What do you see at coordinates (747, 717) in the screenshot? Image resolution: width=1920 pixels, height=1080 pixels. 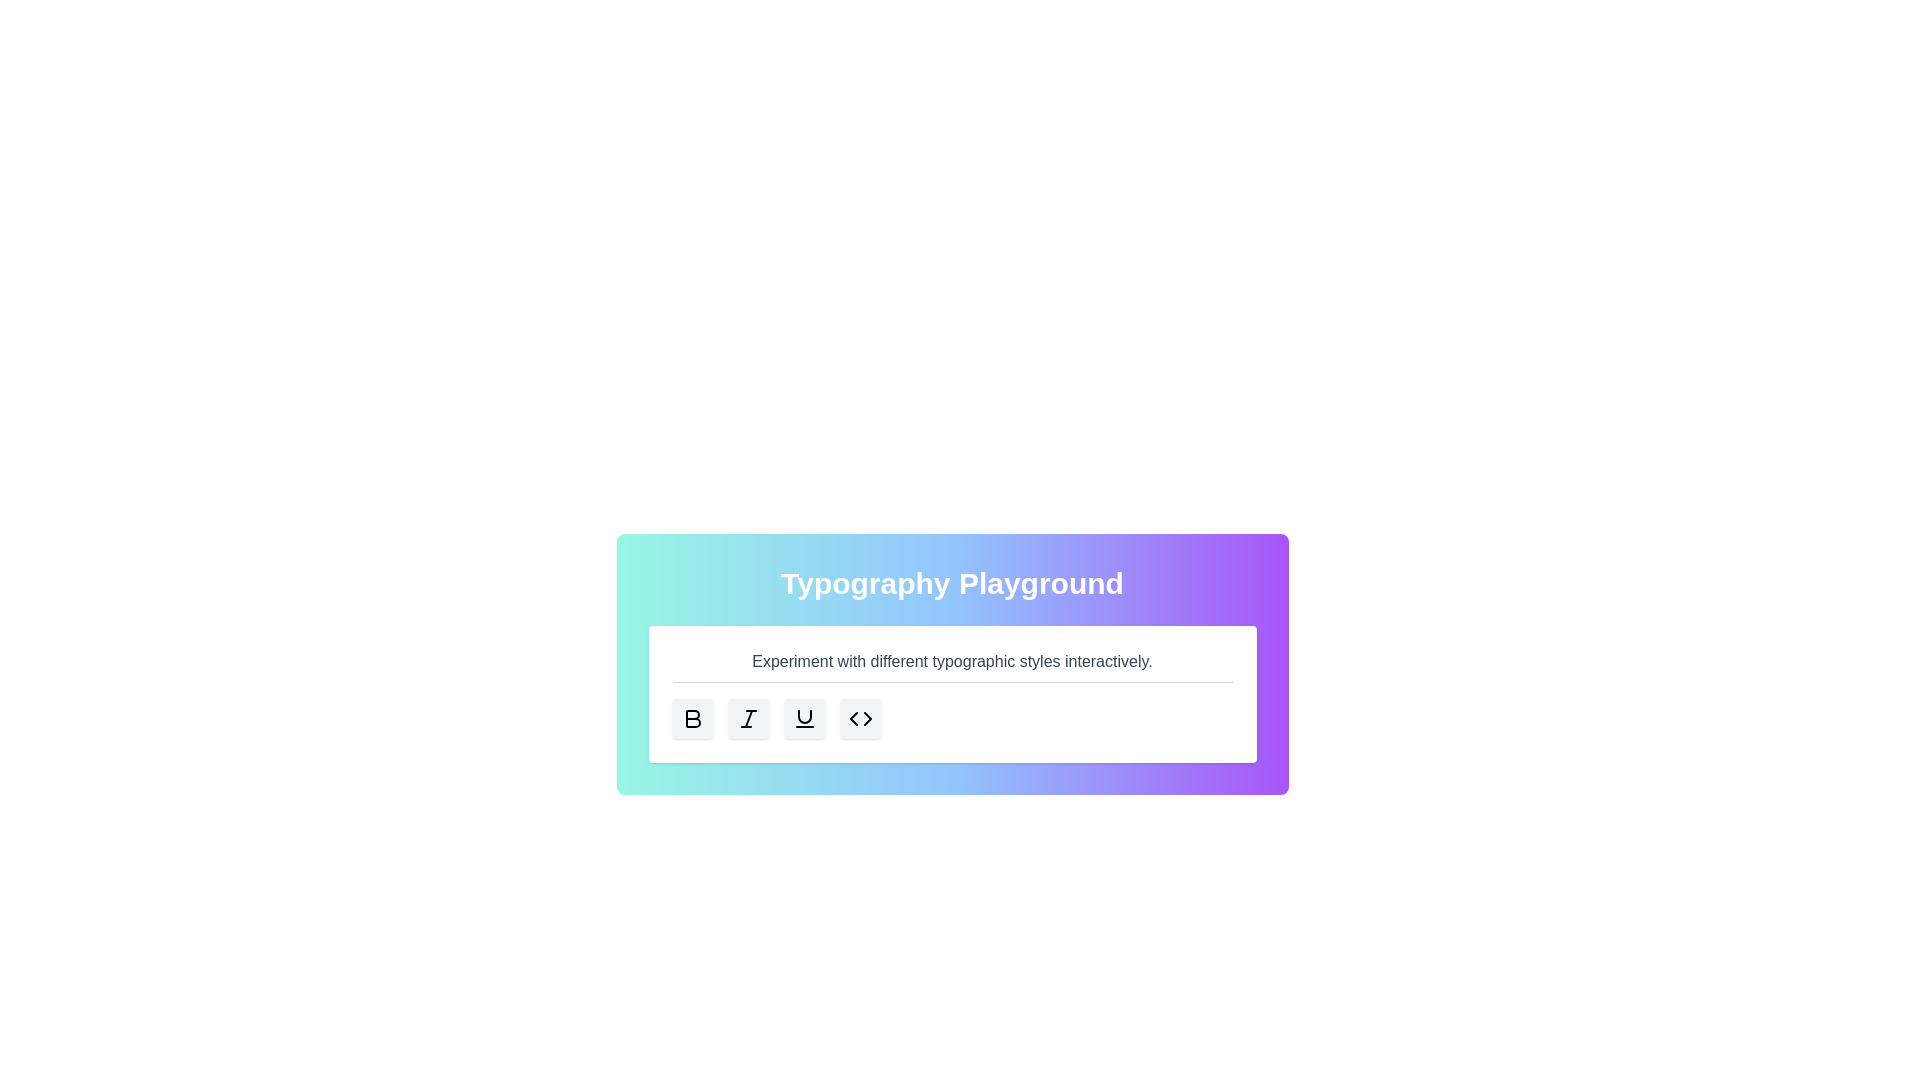 I see `the middle diagonal line of the italicized 'I' icon` at bounding box center [747, 717].